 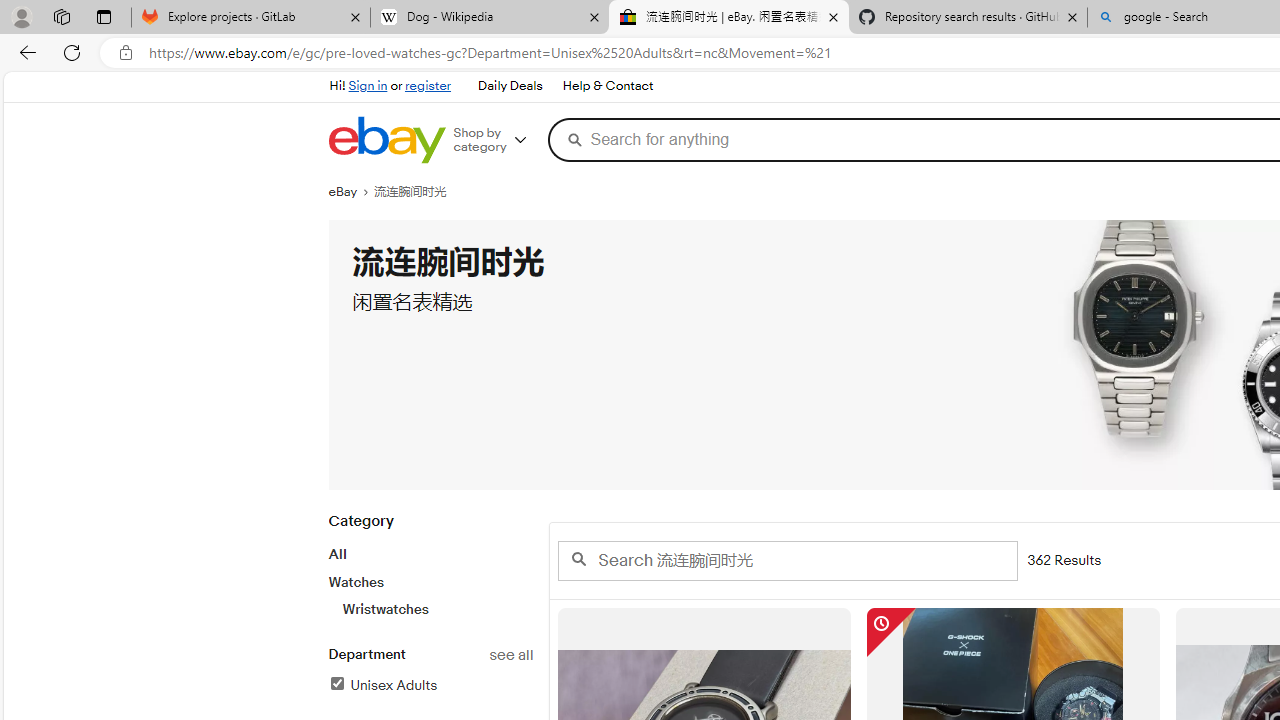 I want to click on 'Daily Deals', so click(x=509, y=85).